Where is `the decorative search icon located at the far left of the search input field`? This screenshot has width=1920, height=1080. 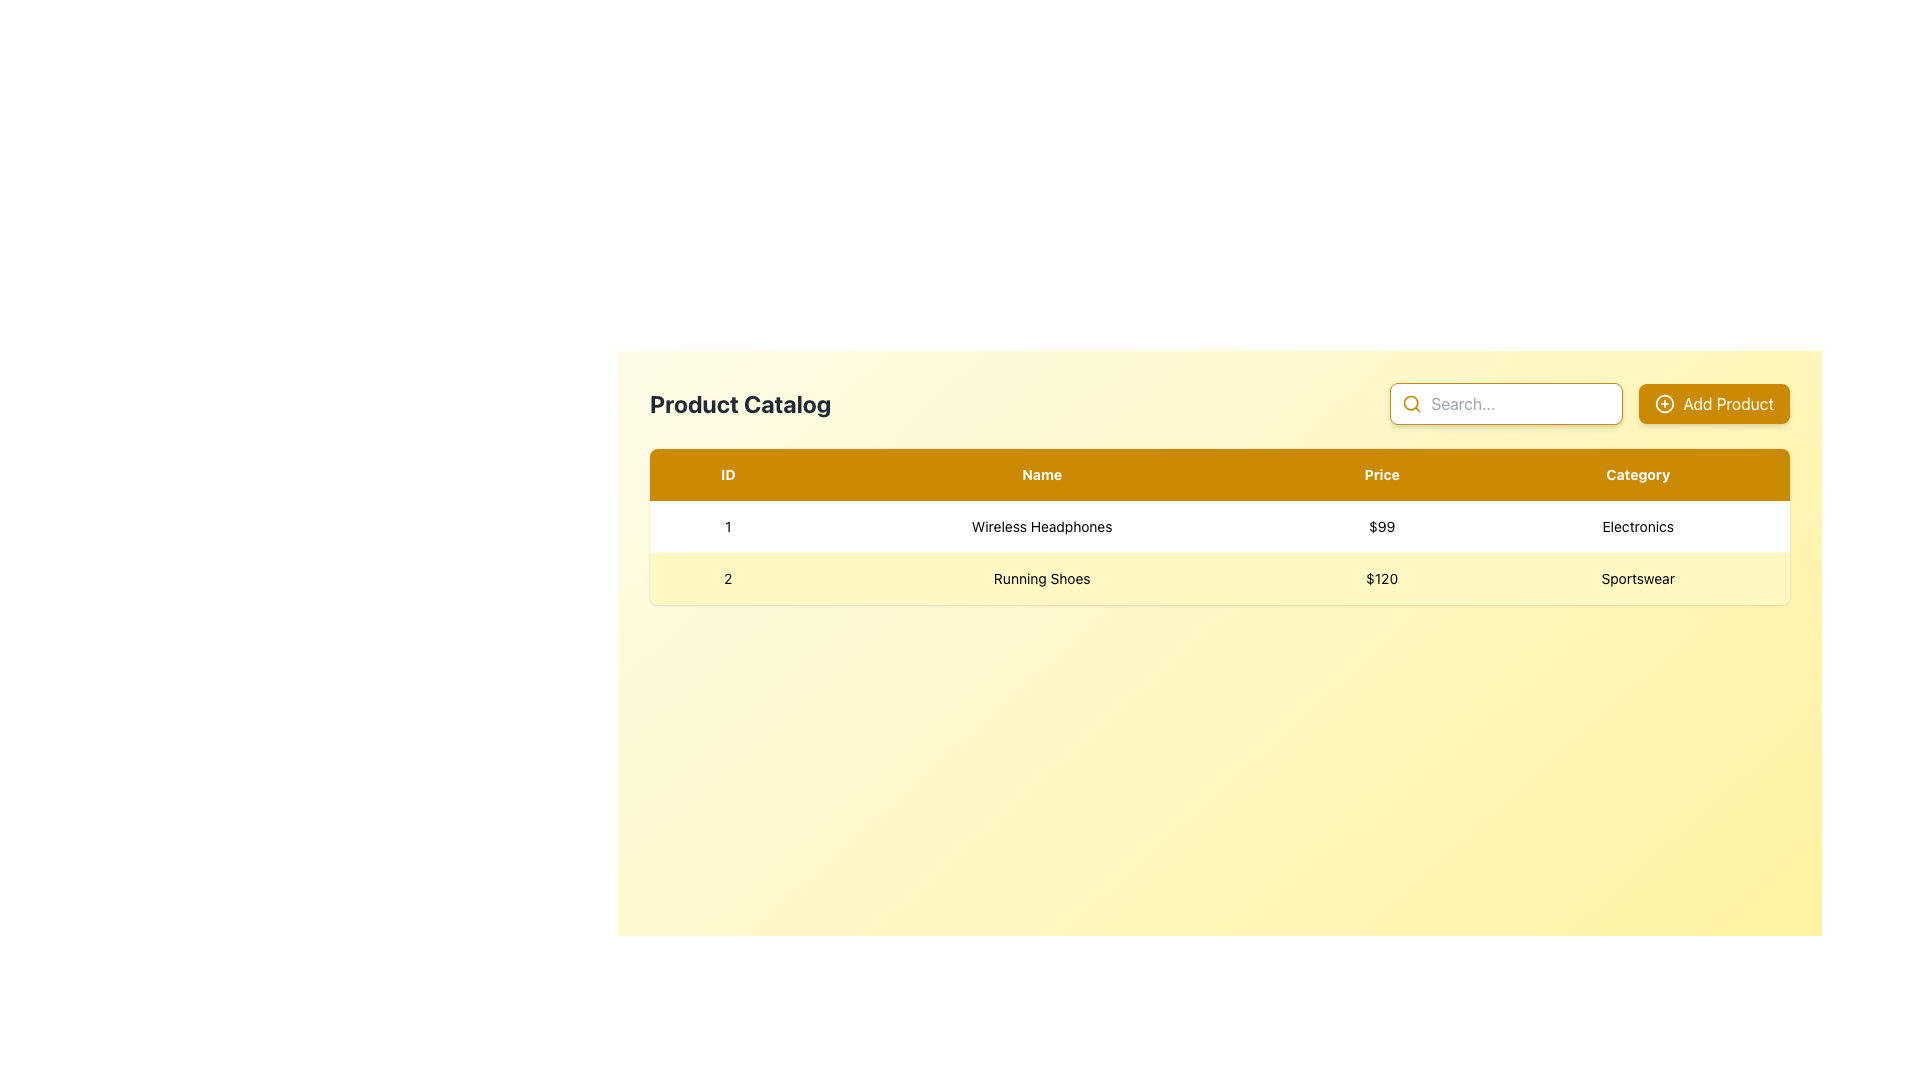 the decorative search icon located at the far left of the search input field is located at coordinates (1411, 404).